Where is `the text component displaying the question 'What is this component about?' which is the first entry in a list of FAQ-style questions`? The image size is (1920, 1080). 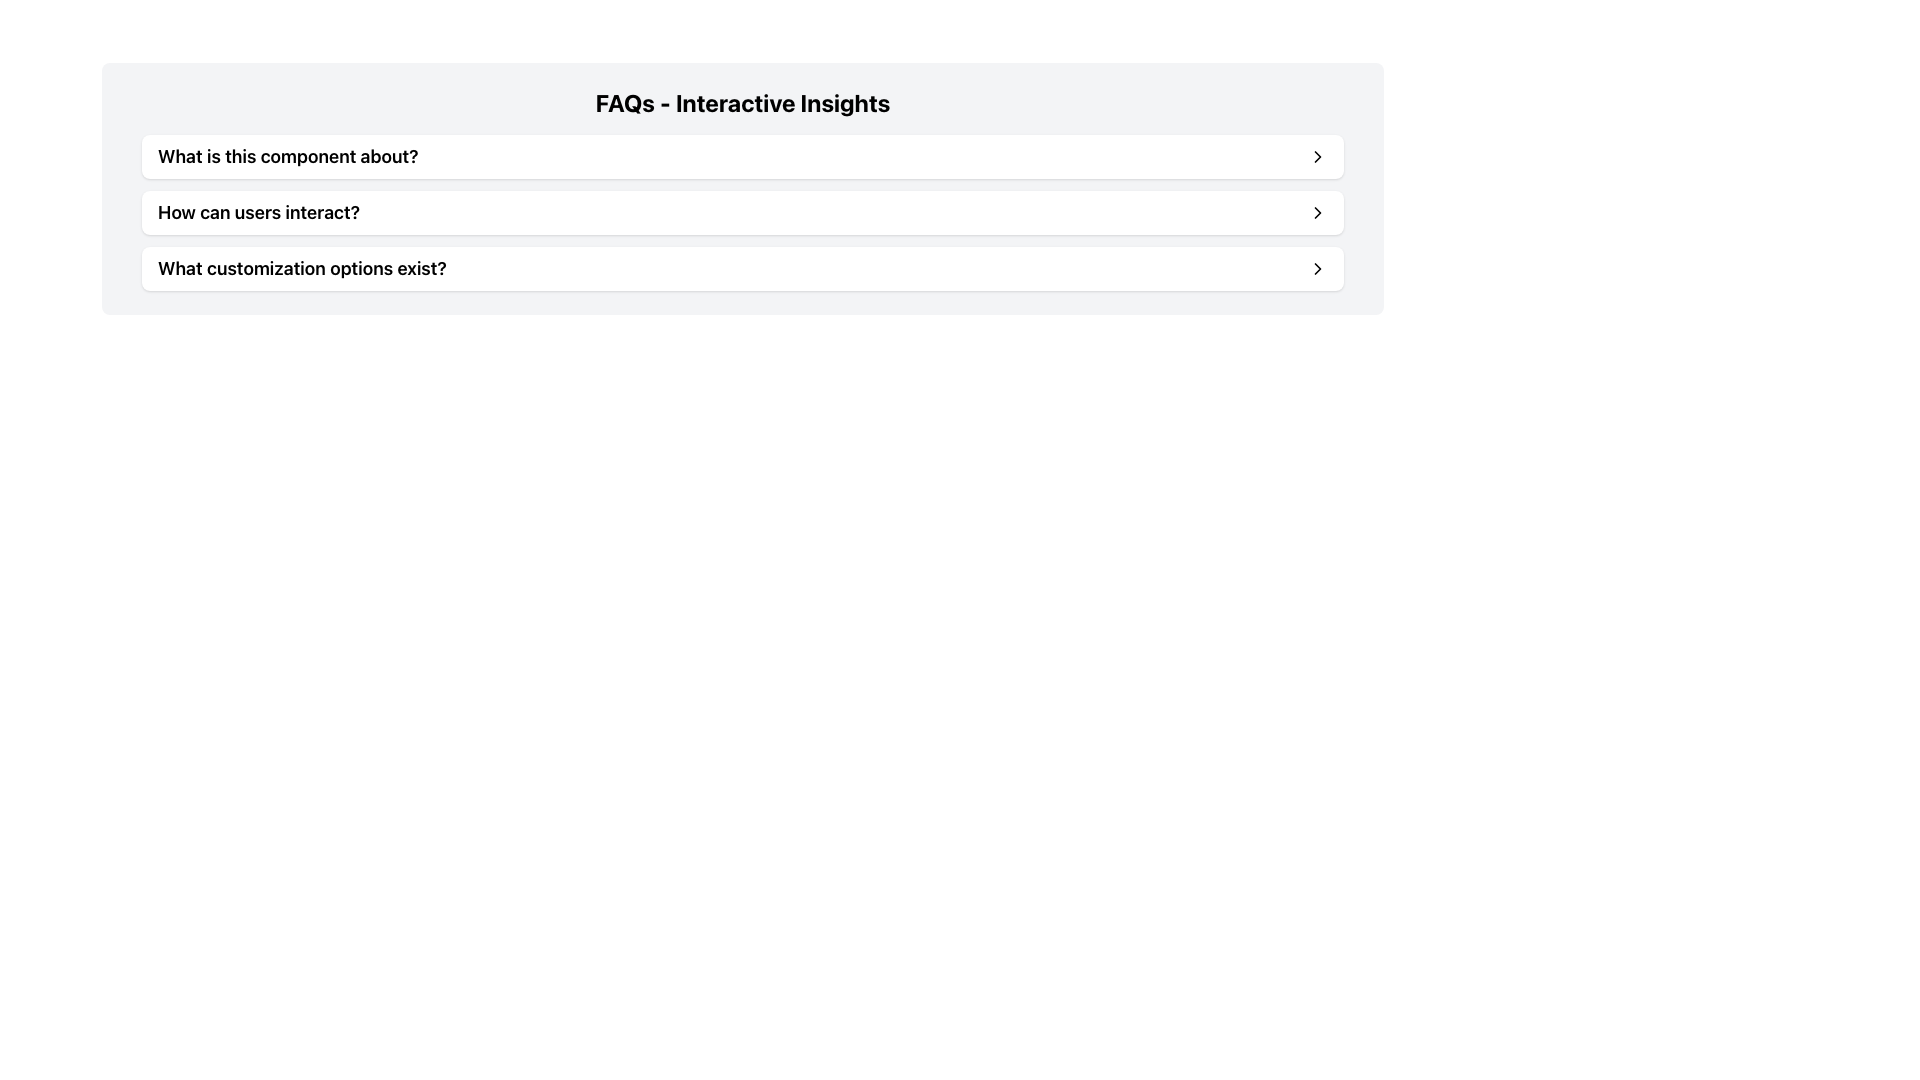 the text component displaying the question 'What is this component about?' which is the first entry in a list of FAQ-style questions is located at coordinates (287, 156).